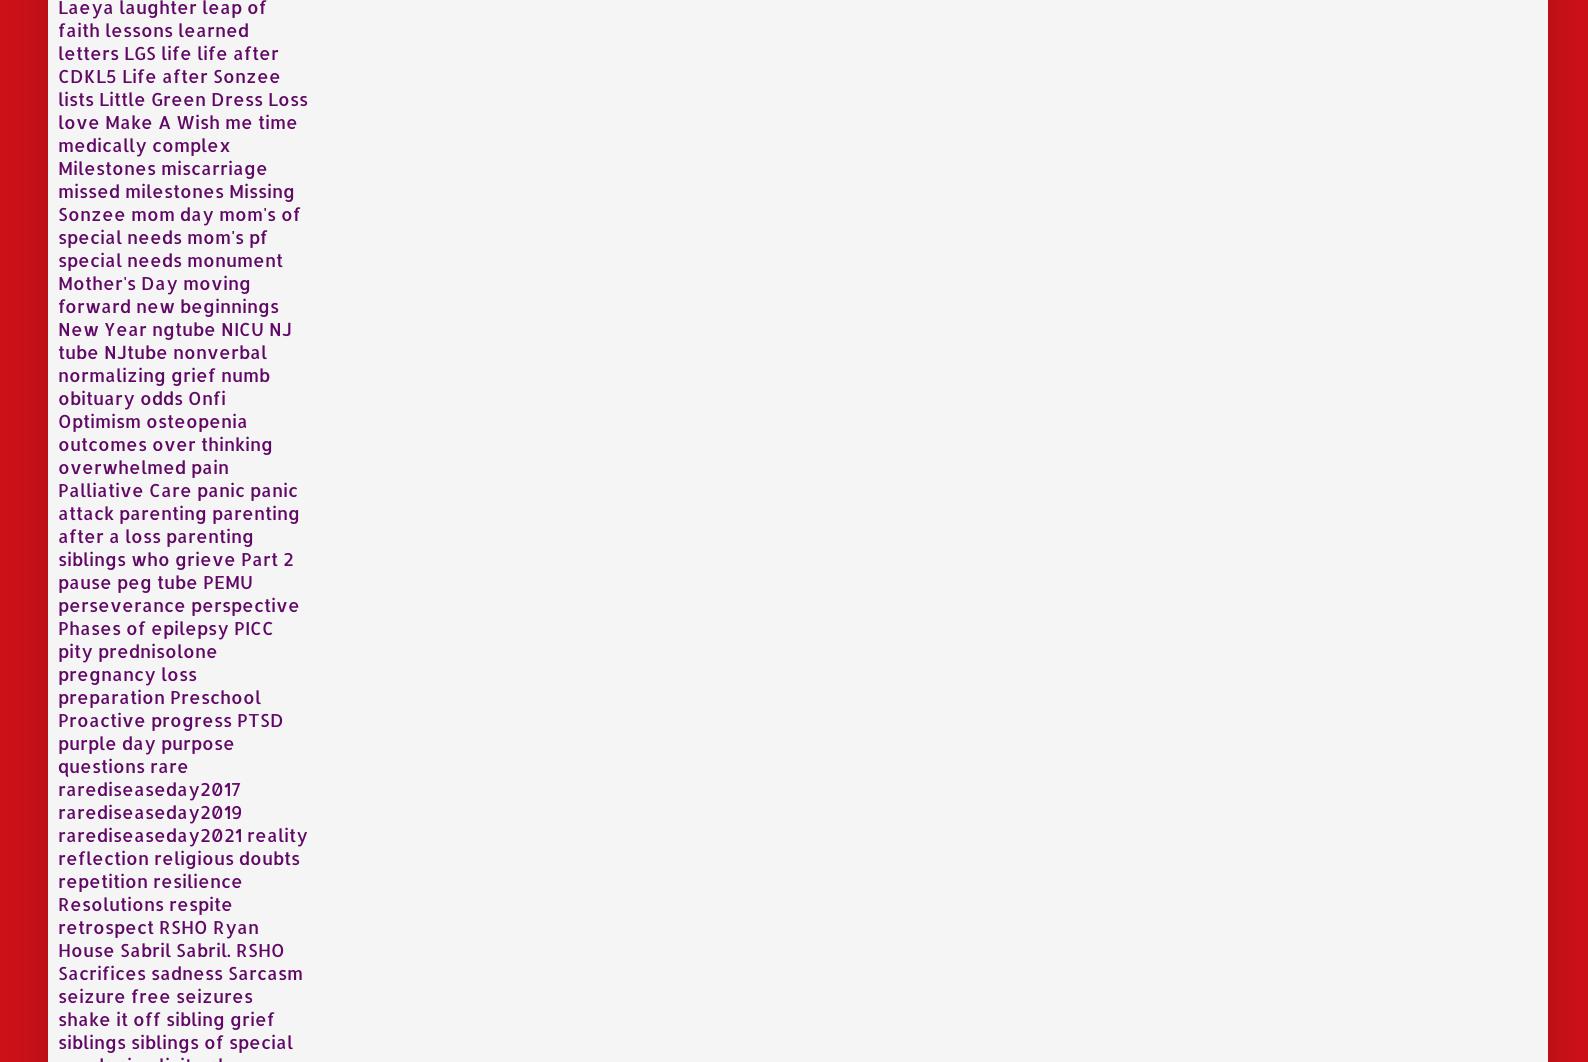 Image resolution: width=1588 pixels, height=1062 pixels. What do you see at coordinates (136, 372) in the screenshot?
I see `'normalizing grief'` at bounding box center [136, 372].